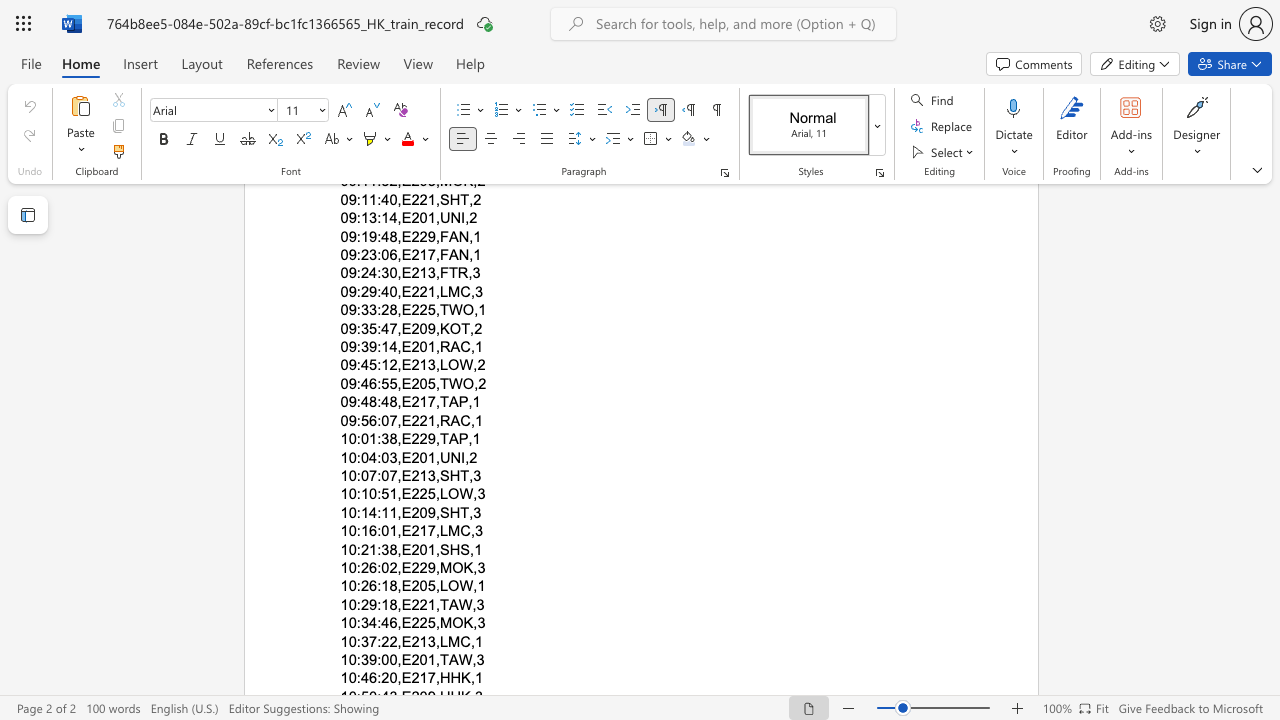 This screenshot has height=720, width=1280. I want to click on the space between the continuous character "," and "M" in the text, so click(440, 622).